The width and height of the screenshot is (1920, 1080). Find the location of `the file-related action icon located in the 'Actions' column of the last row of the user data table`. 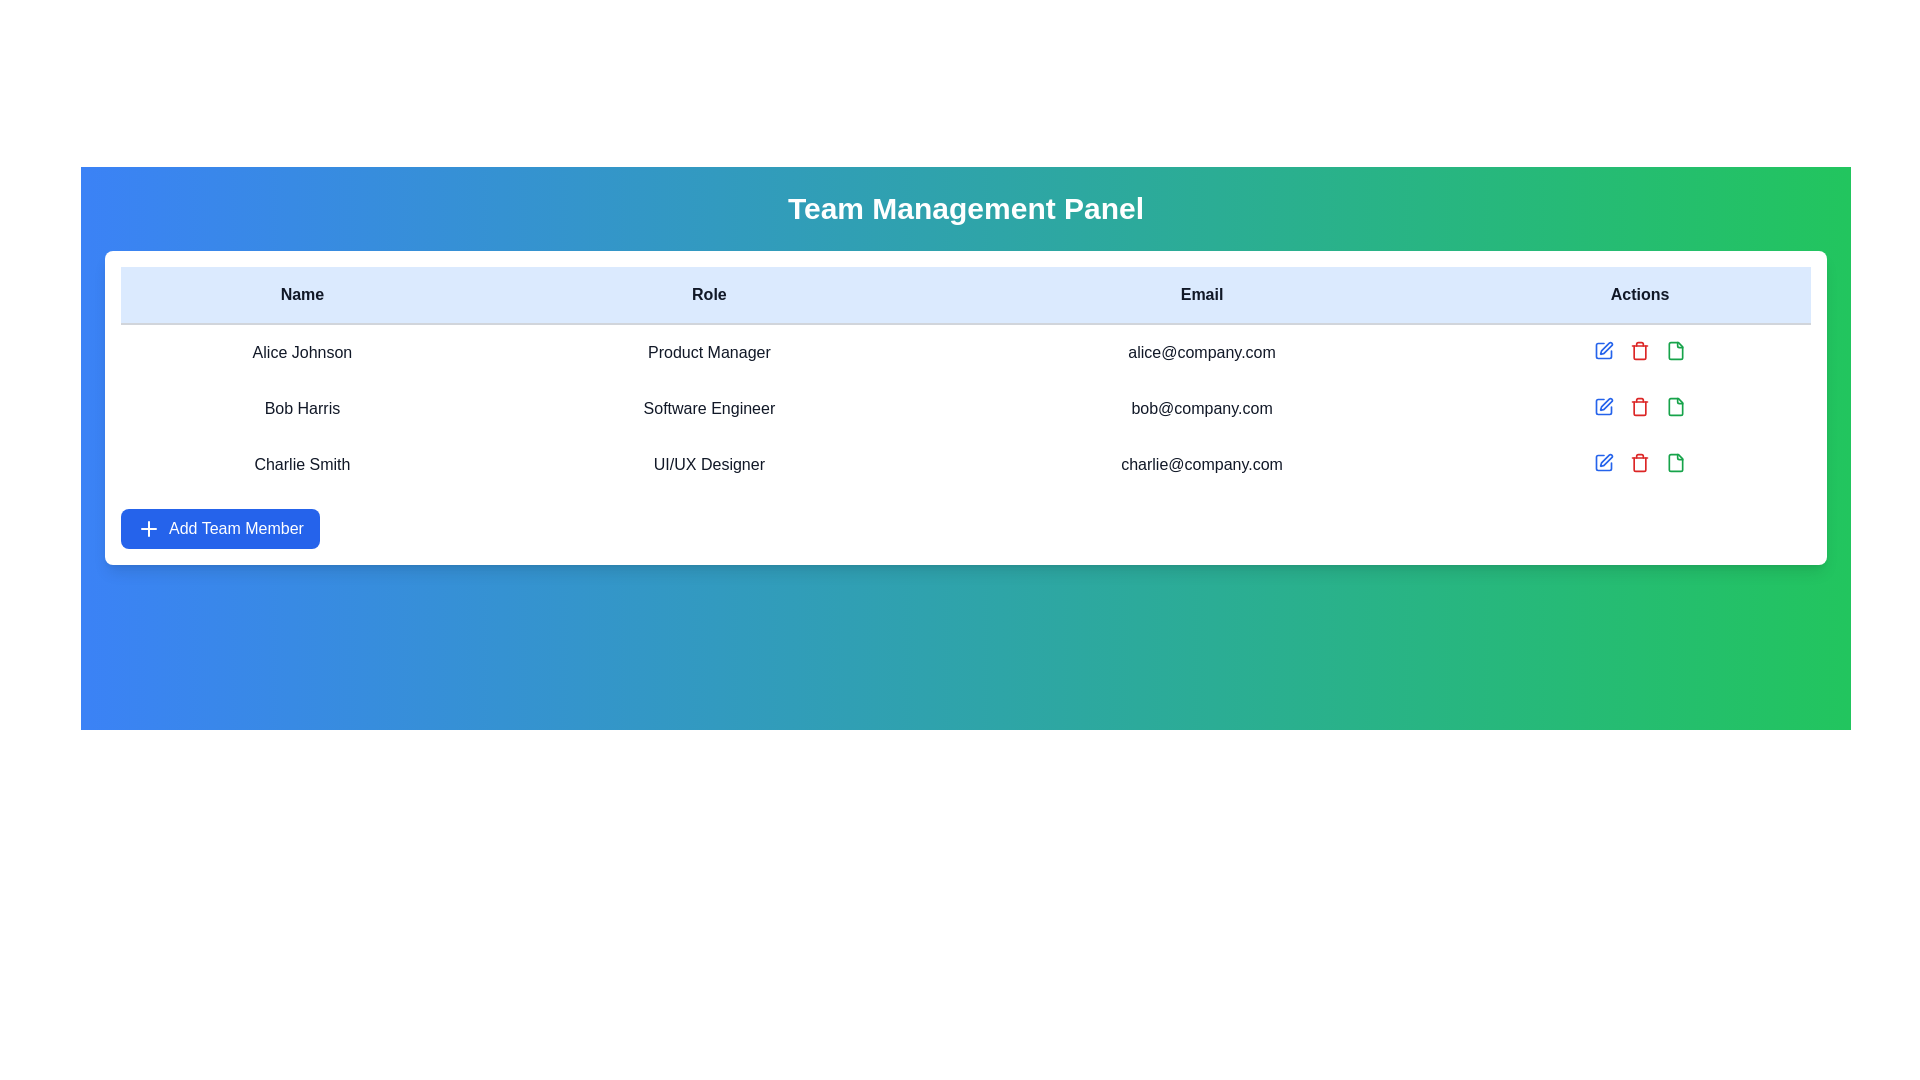

the file-related action icon located in the 'Actions' column of the last row of the user data table is located at coordinates (1675, 350).